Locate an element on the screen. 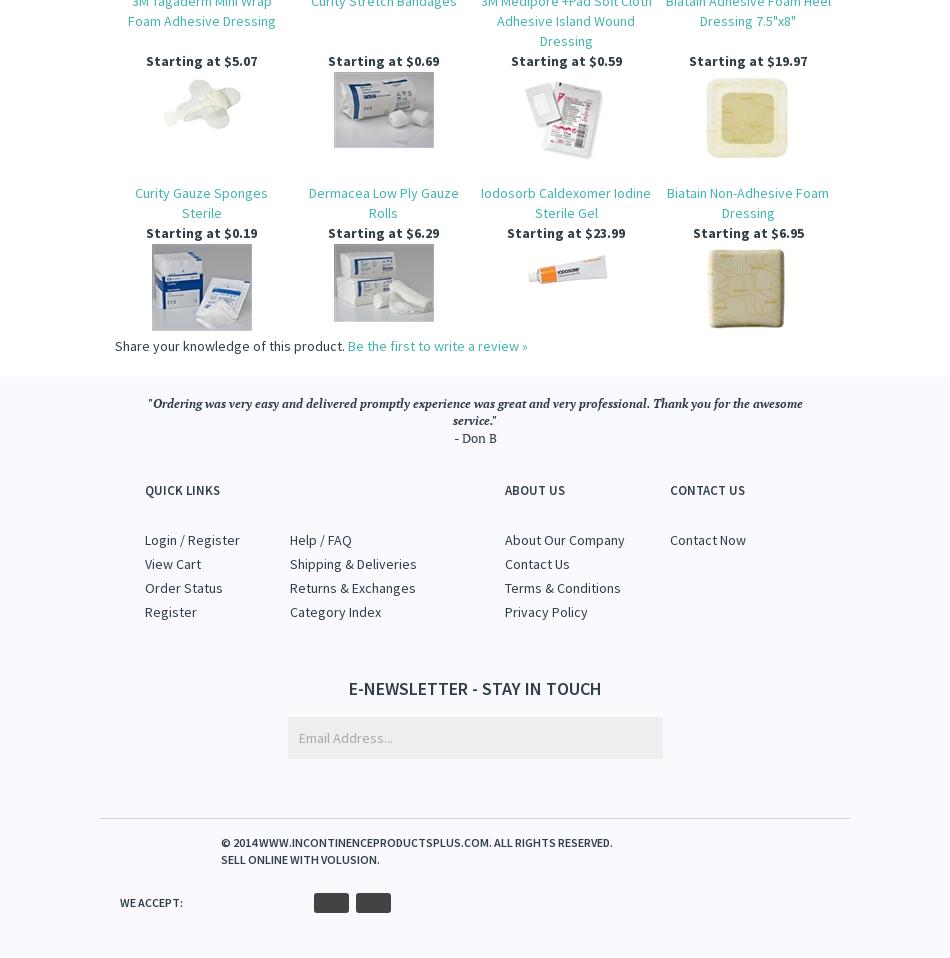 Image resolution: width=950 pixels, height=958 pixels. '$6.29' is located at coordinates (420, 231).